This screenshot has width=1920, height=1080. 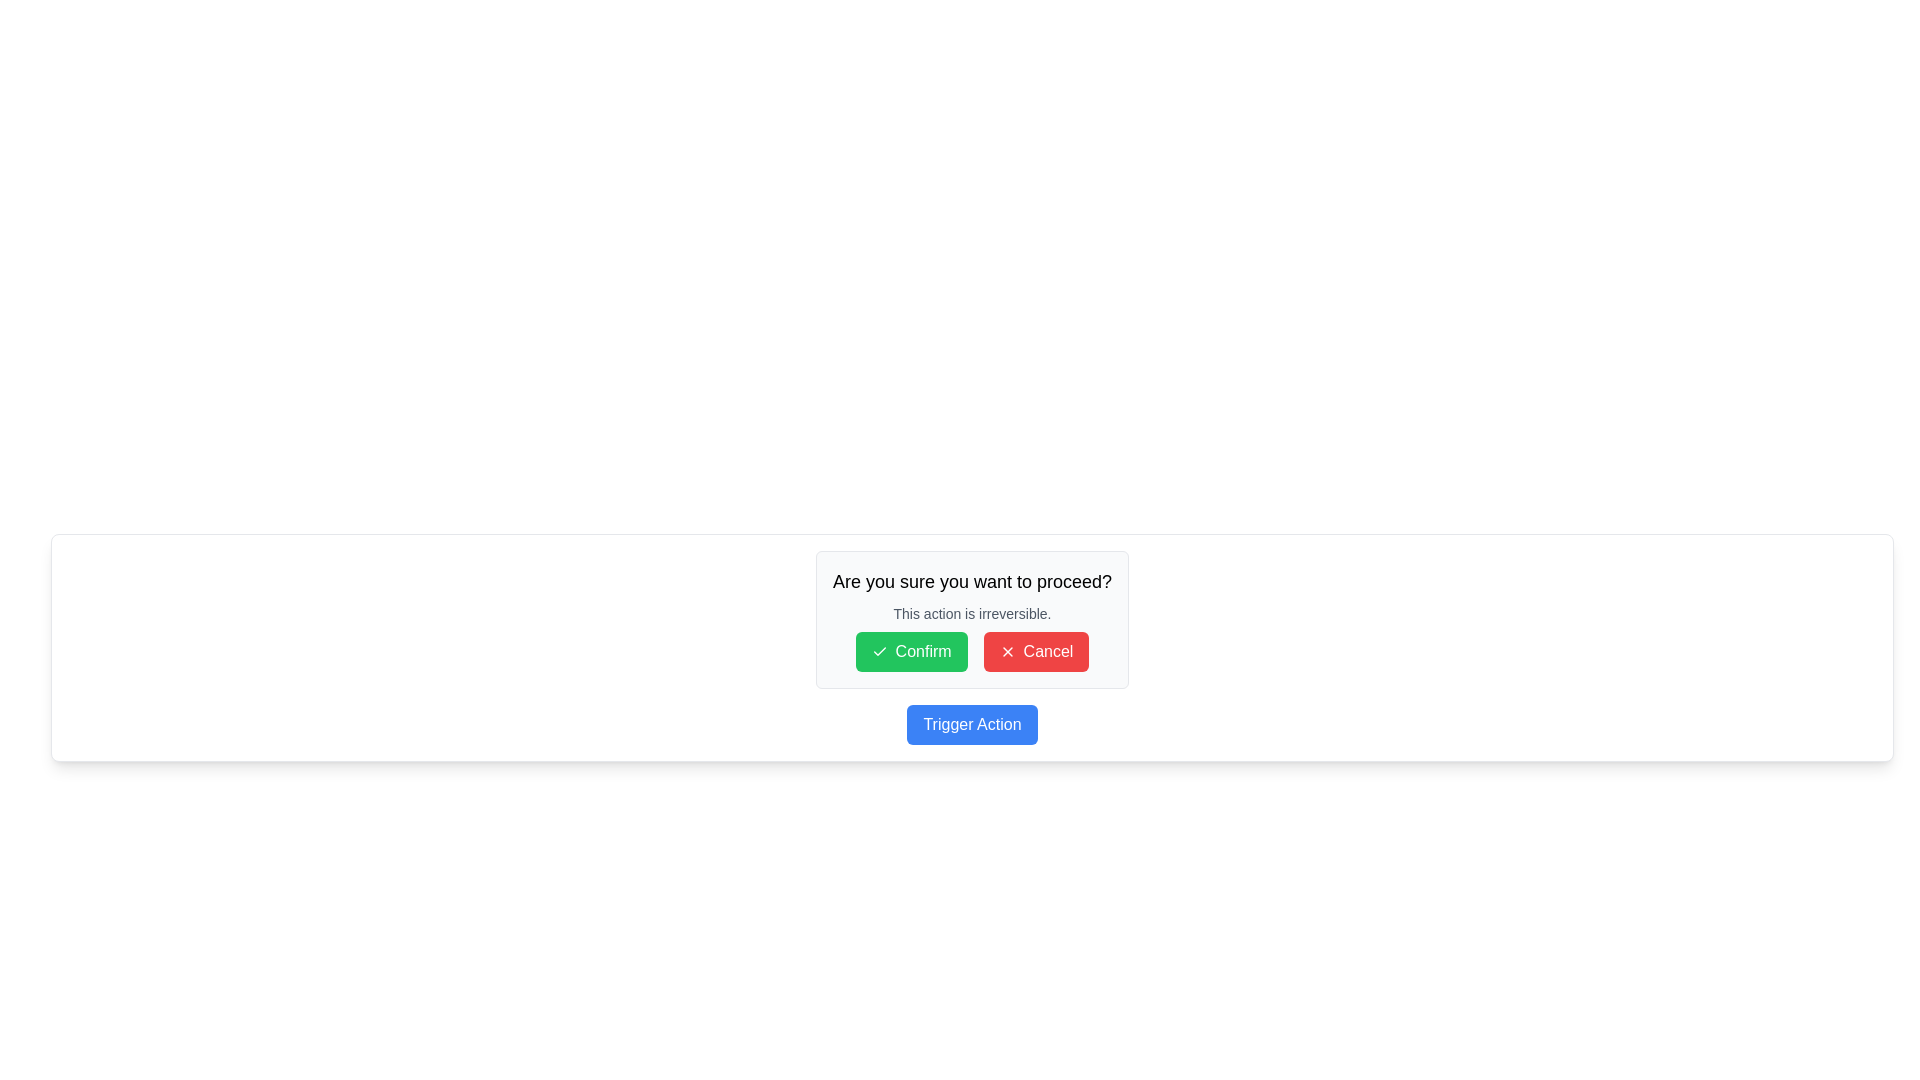 What do you see at coordinates (972, 651) in the screenshot?
I see `the 'Confirm' button in the Button Group located below the header text 'Are you sure you want to proceed?' to approve the action` at bounding box center [972, 651].